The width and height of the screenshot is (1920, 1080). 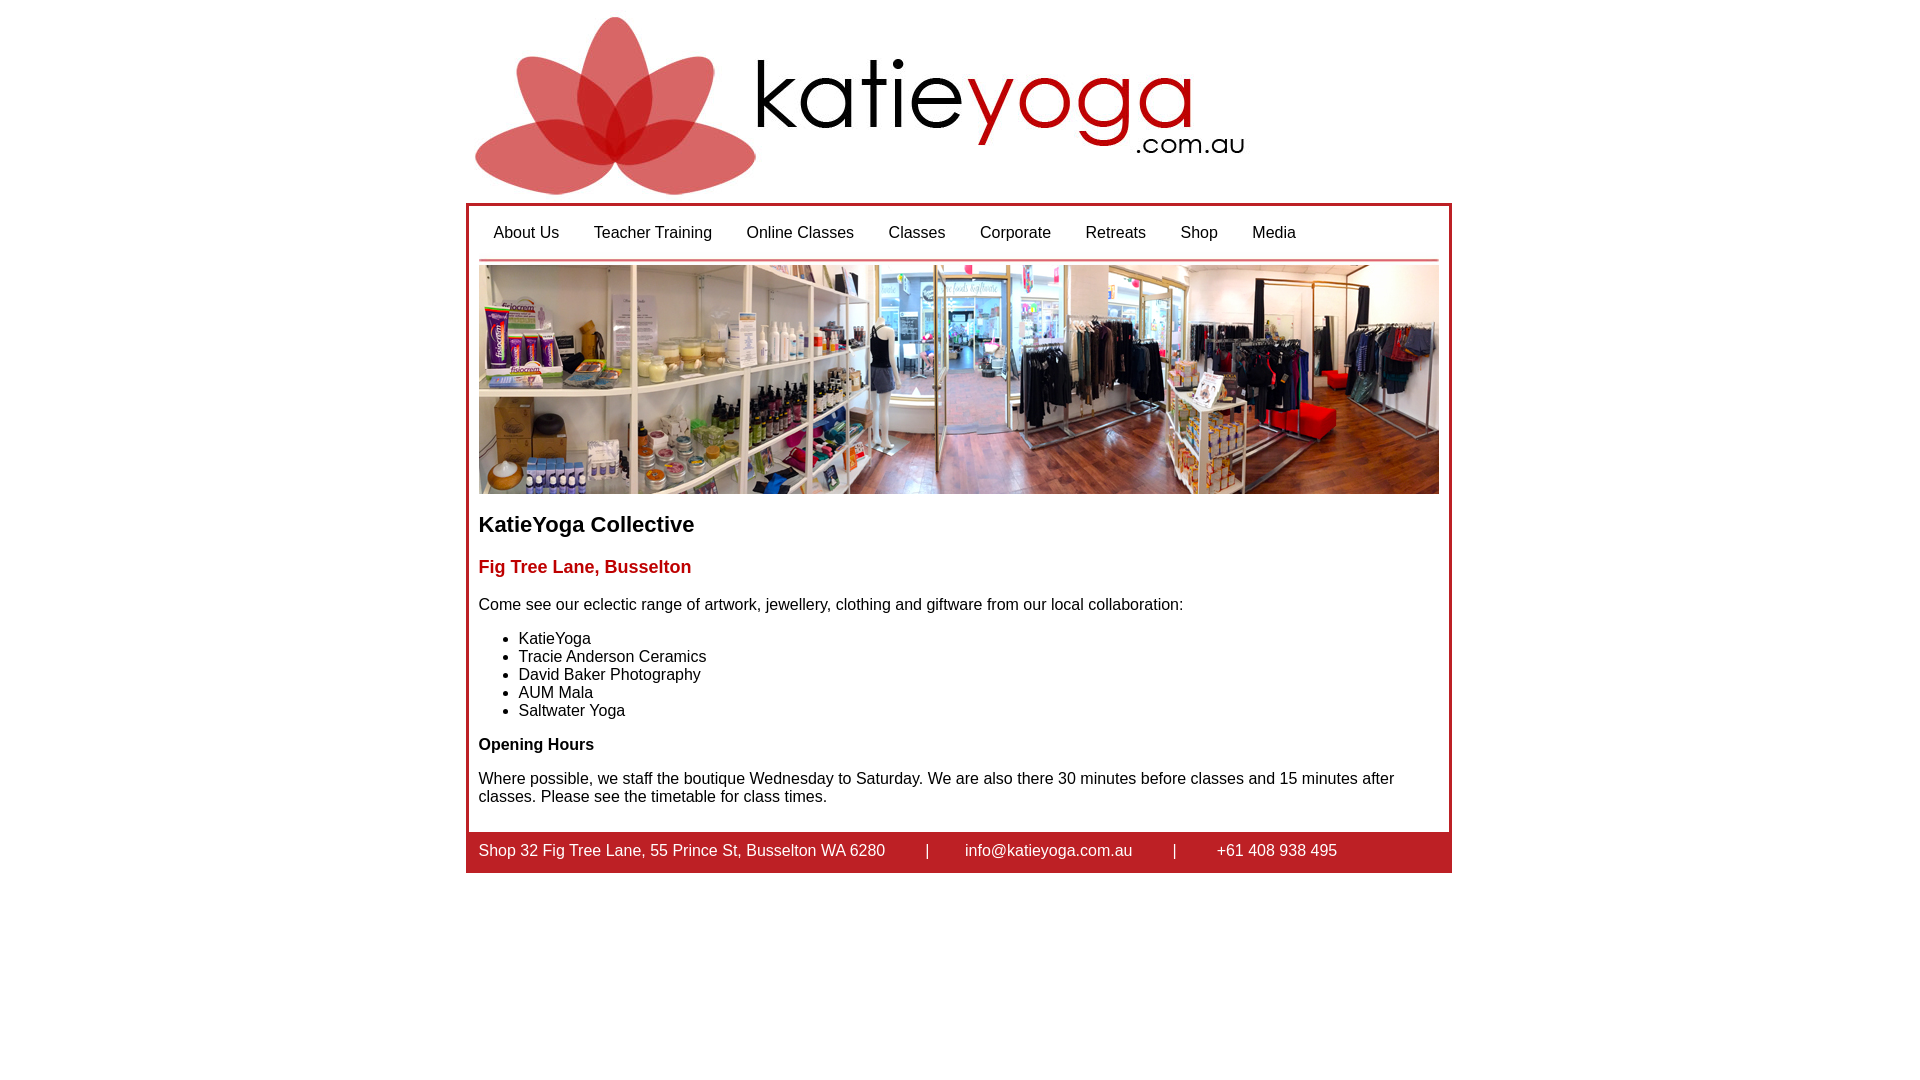 What do you see at coordinates (1165, 231) in the screenshot?
I see `'Shop'` at bounding box center [1165, 231].